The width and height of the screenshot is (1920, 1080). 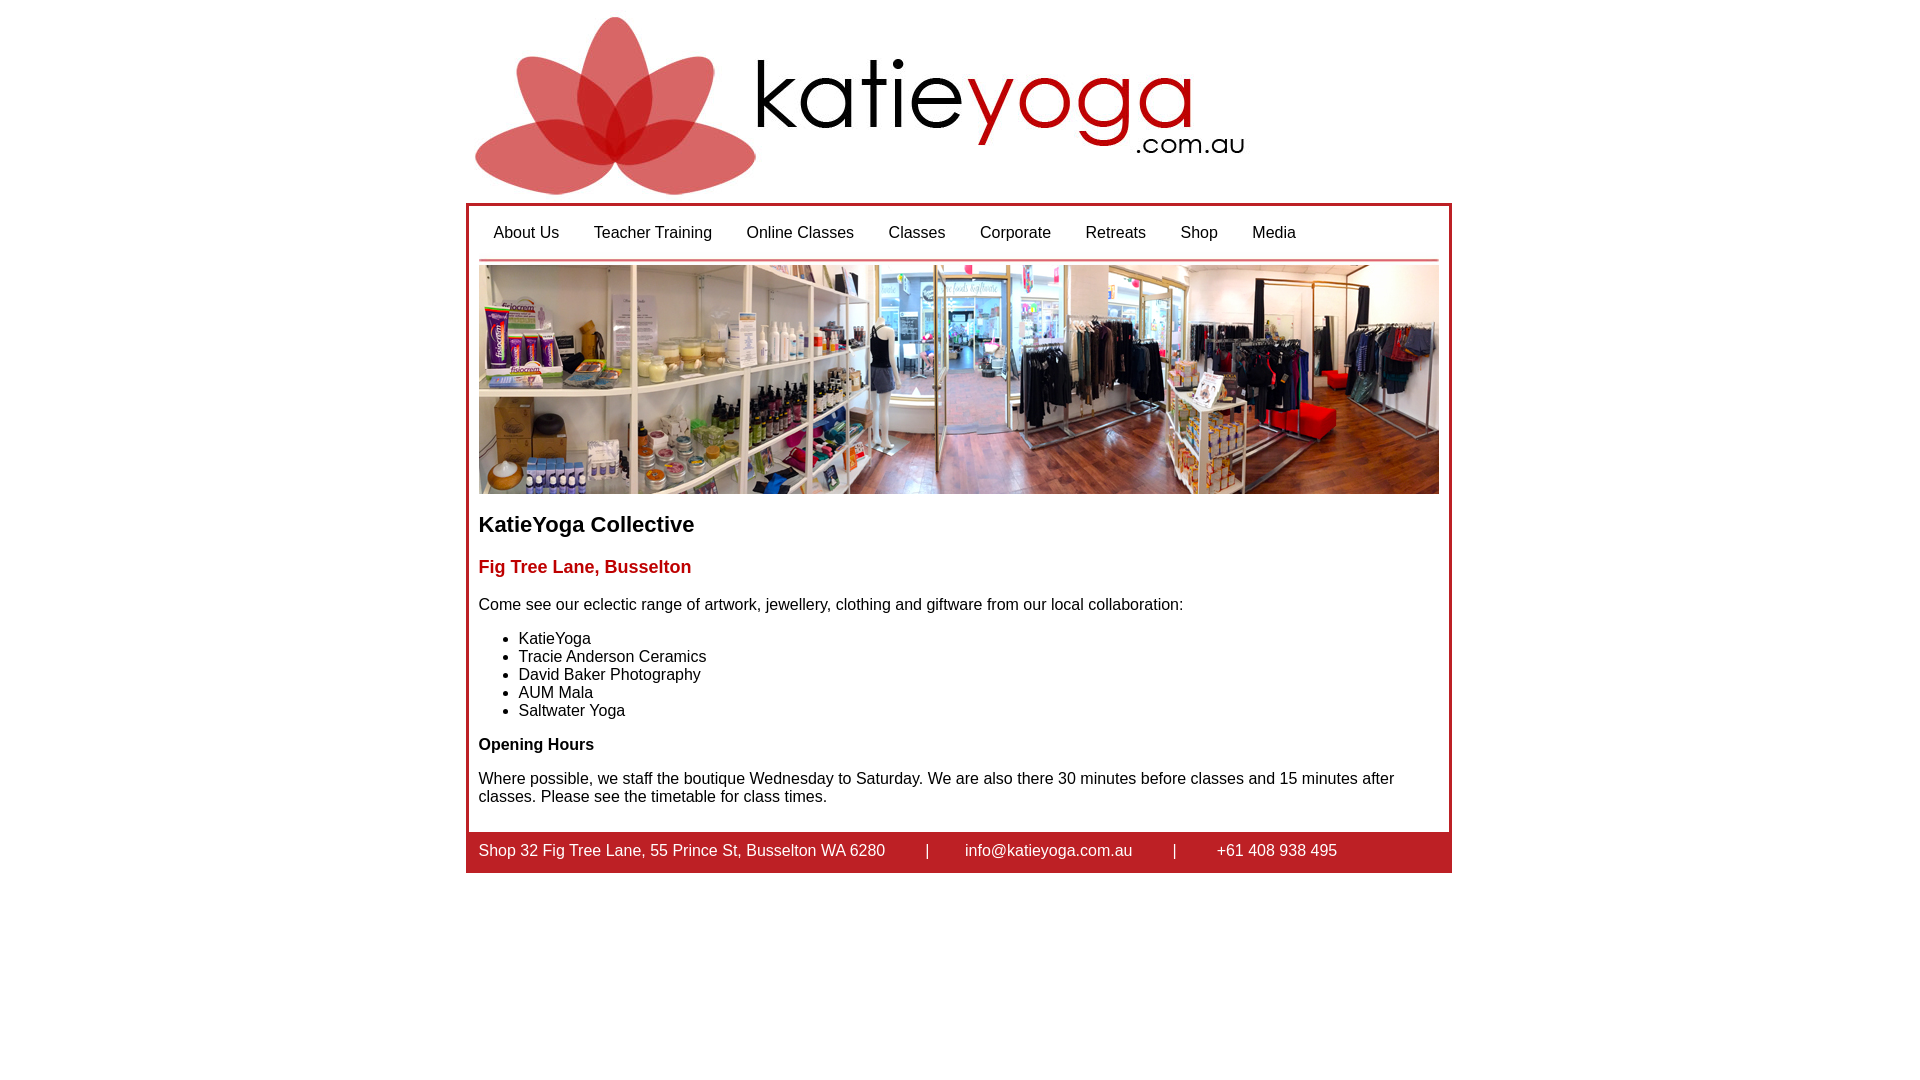 What do you see at coordinates (1165, 231) in the screenshot?
I see `'Shop'` at bounding box center [1165, 231].